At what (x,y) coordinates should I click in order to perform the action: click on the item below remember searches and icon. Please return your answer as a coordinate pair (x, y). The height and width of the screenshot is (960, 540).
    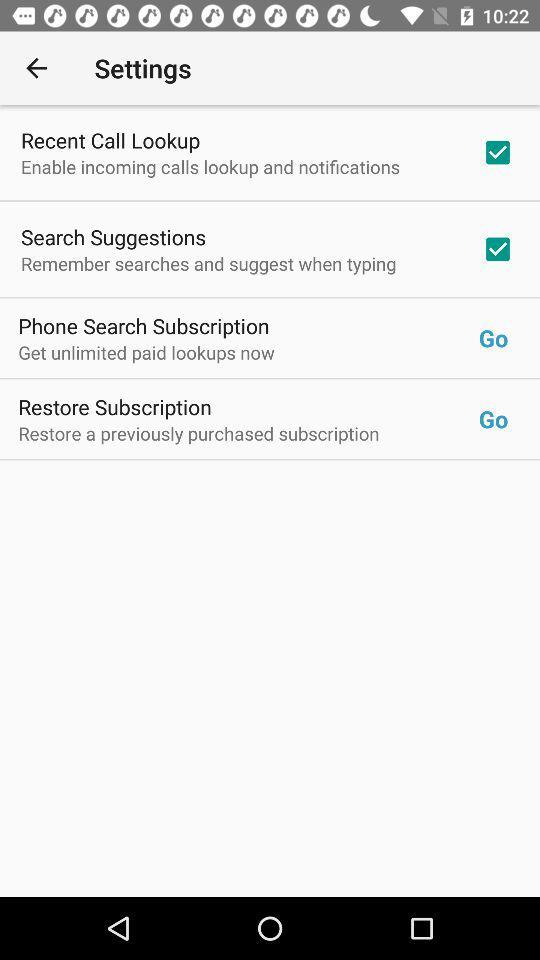
    Looking at the image, I should click on (143, 325).